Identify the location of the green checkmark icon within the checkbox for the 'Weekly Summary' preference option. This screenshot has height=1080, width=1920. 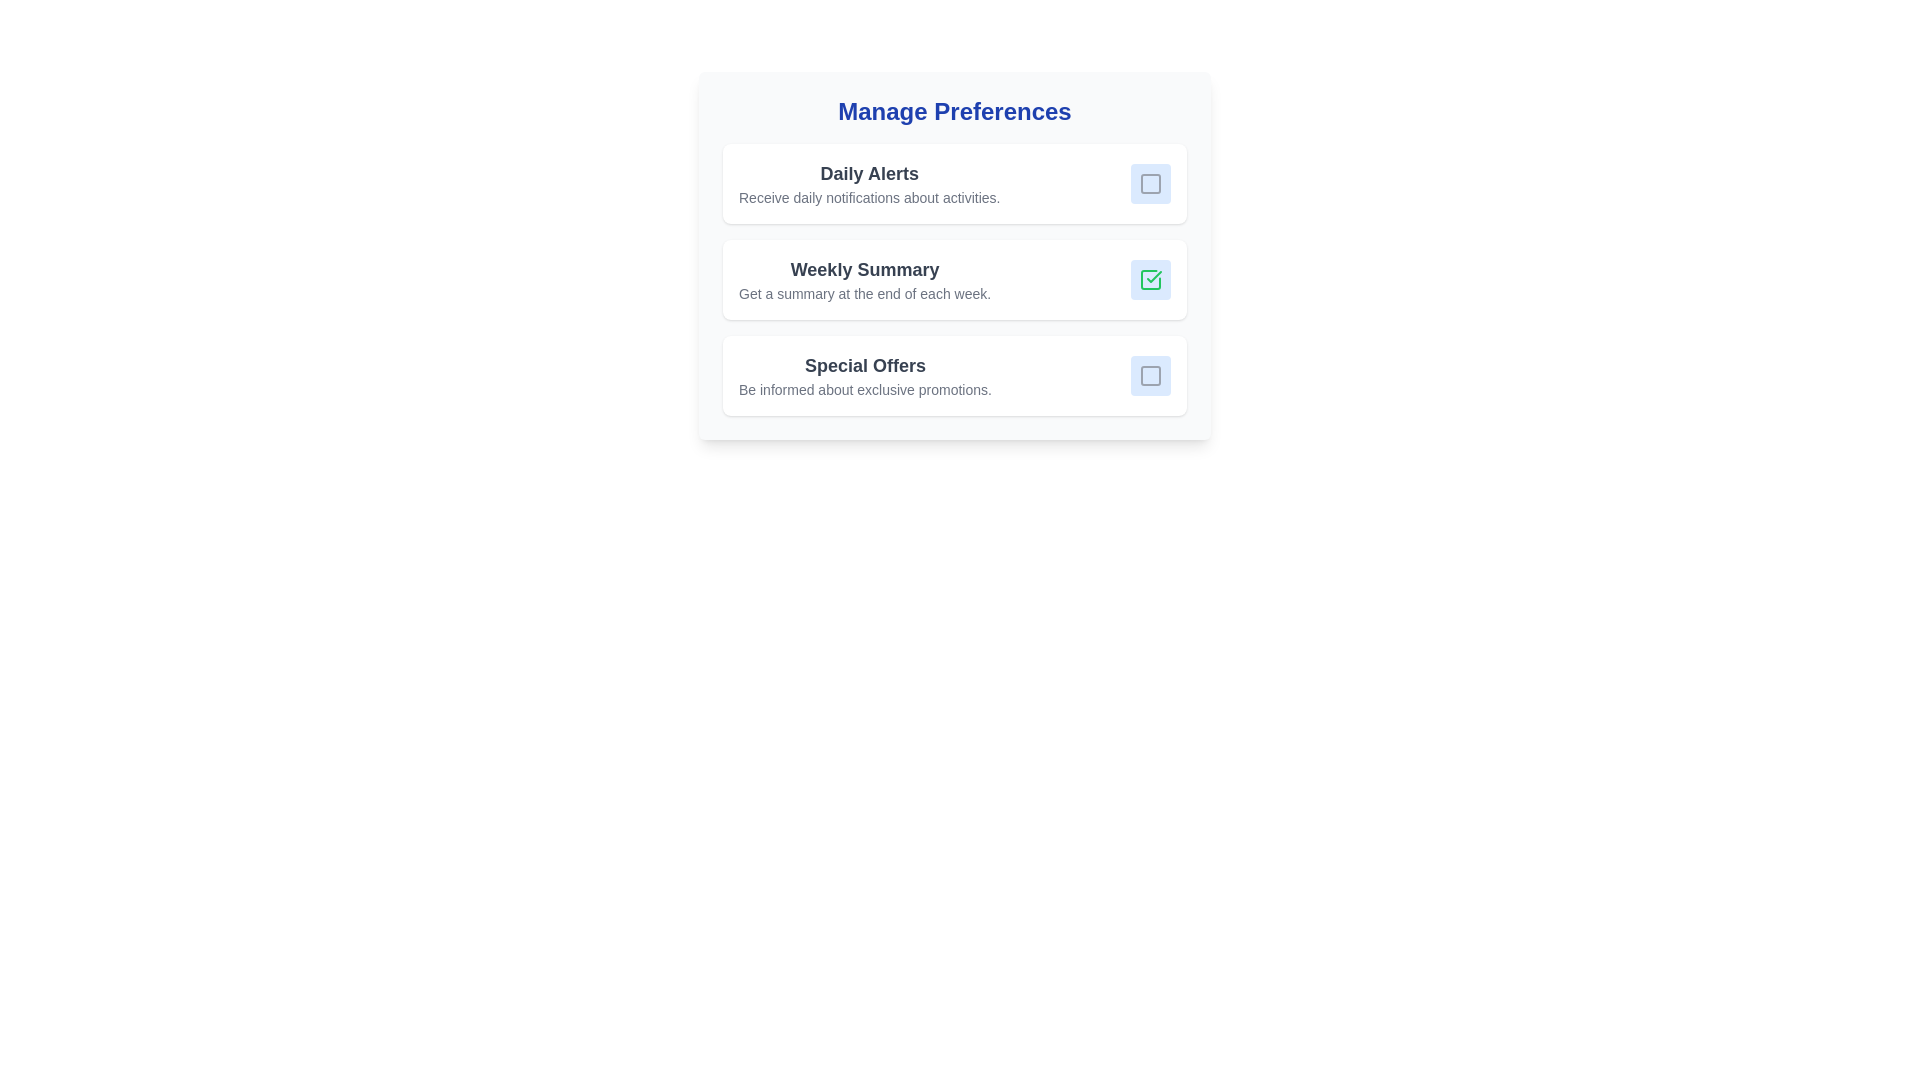
(1151, 280).